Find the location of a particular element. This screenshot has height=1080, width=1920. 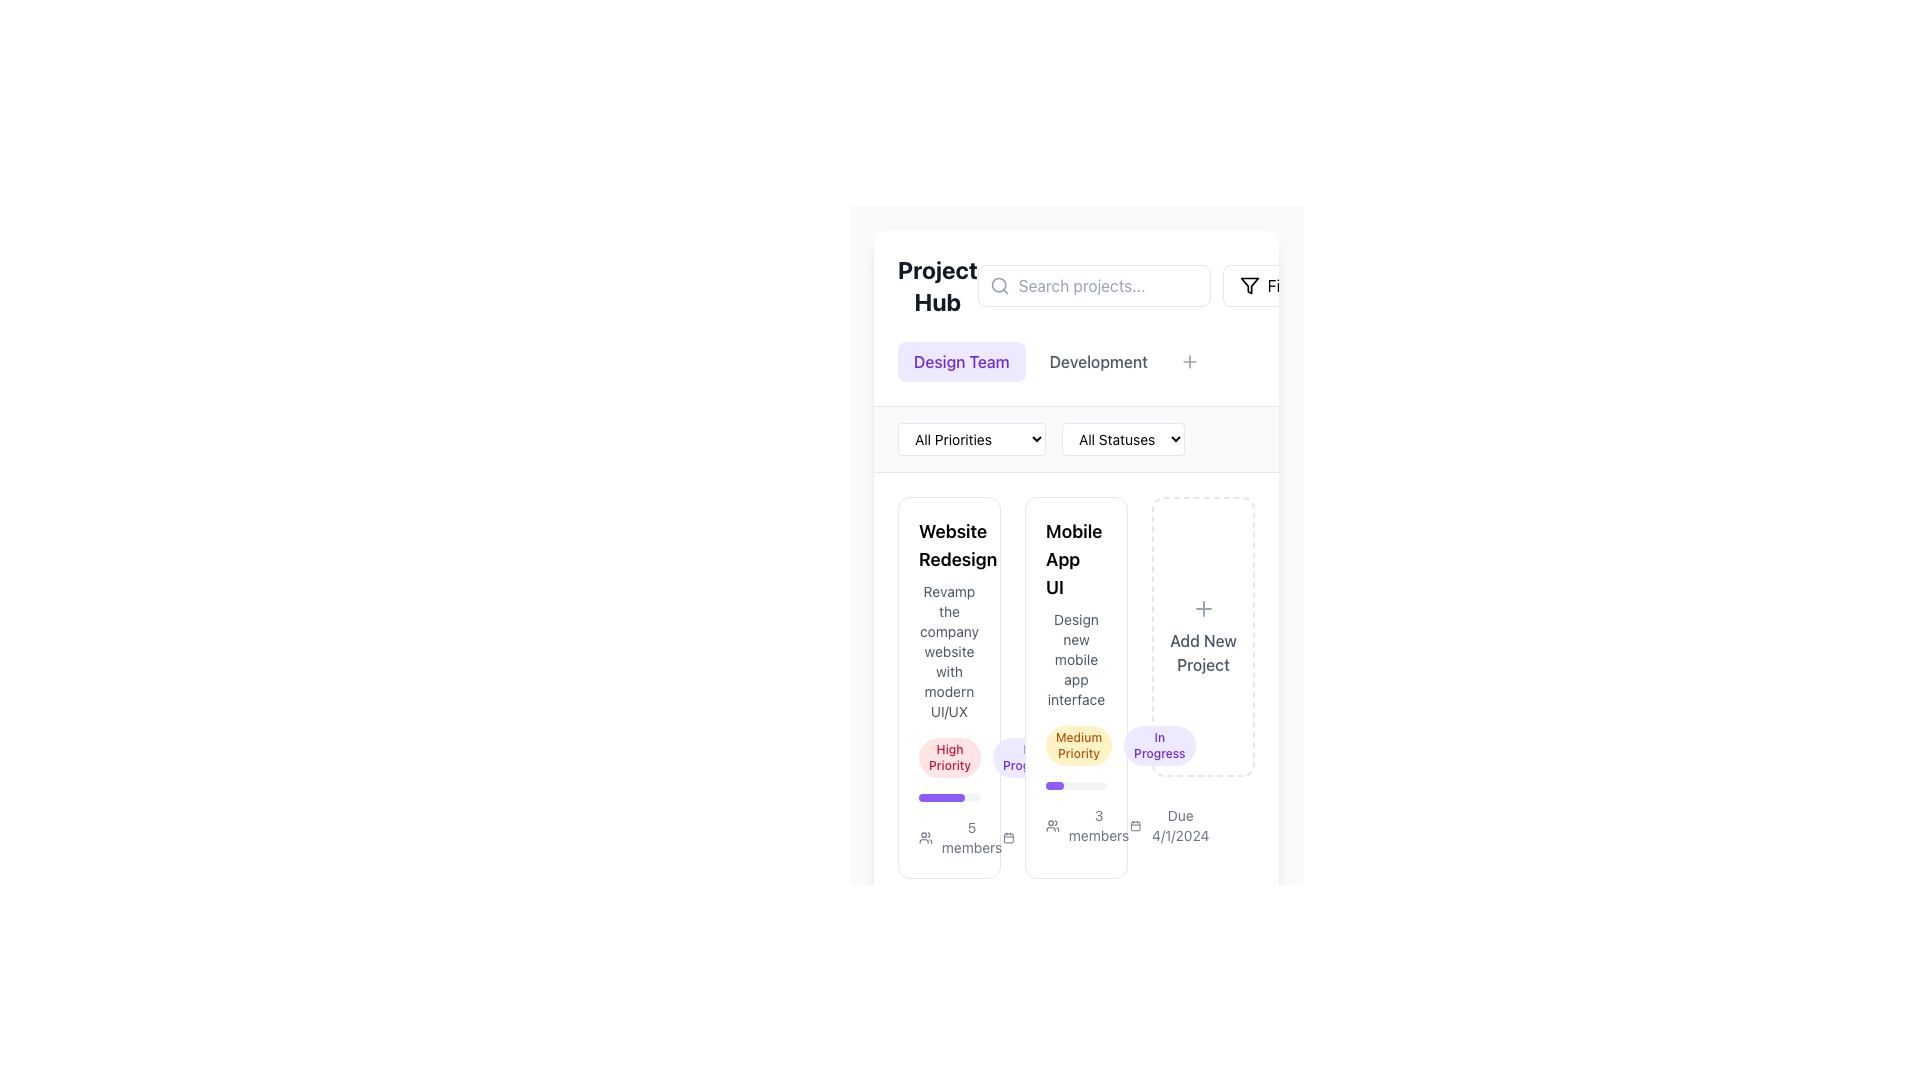

the calendar icon, which is styled with thin strokes and a rectangular outline with rounded corners, located to the immediate left of the text 'Due 3/15/2024' in the bottom-right corner of the card labeled 'Mobile App UI' is located at coordinates (1009, 837).